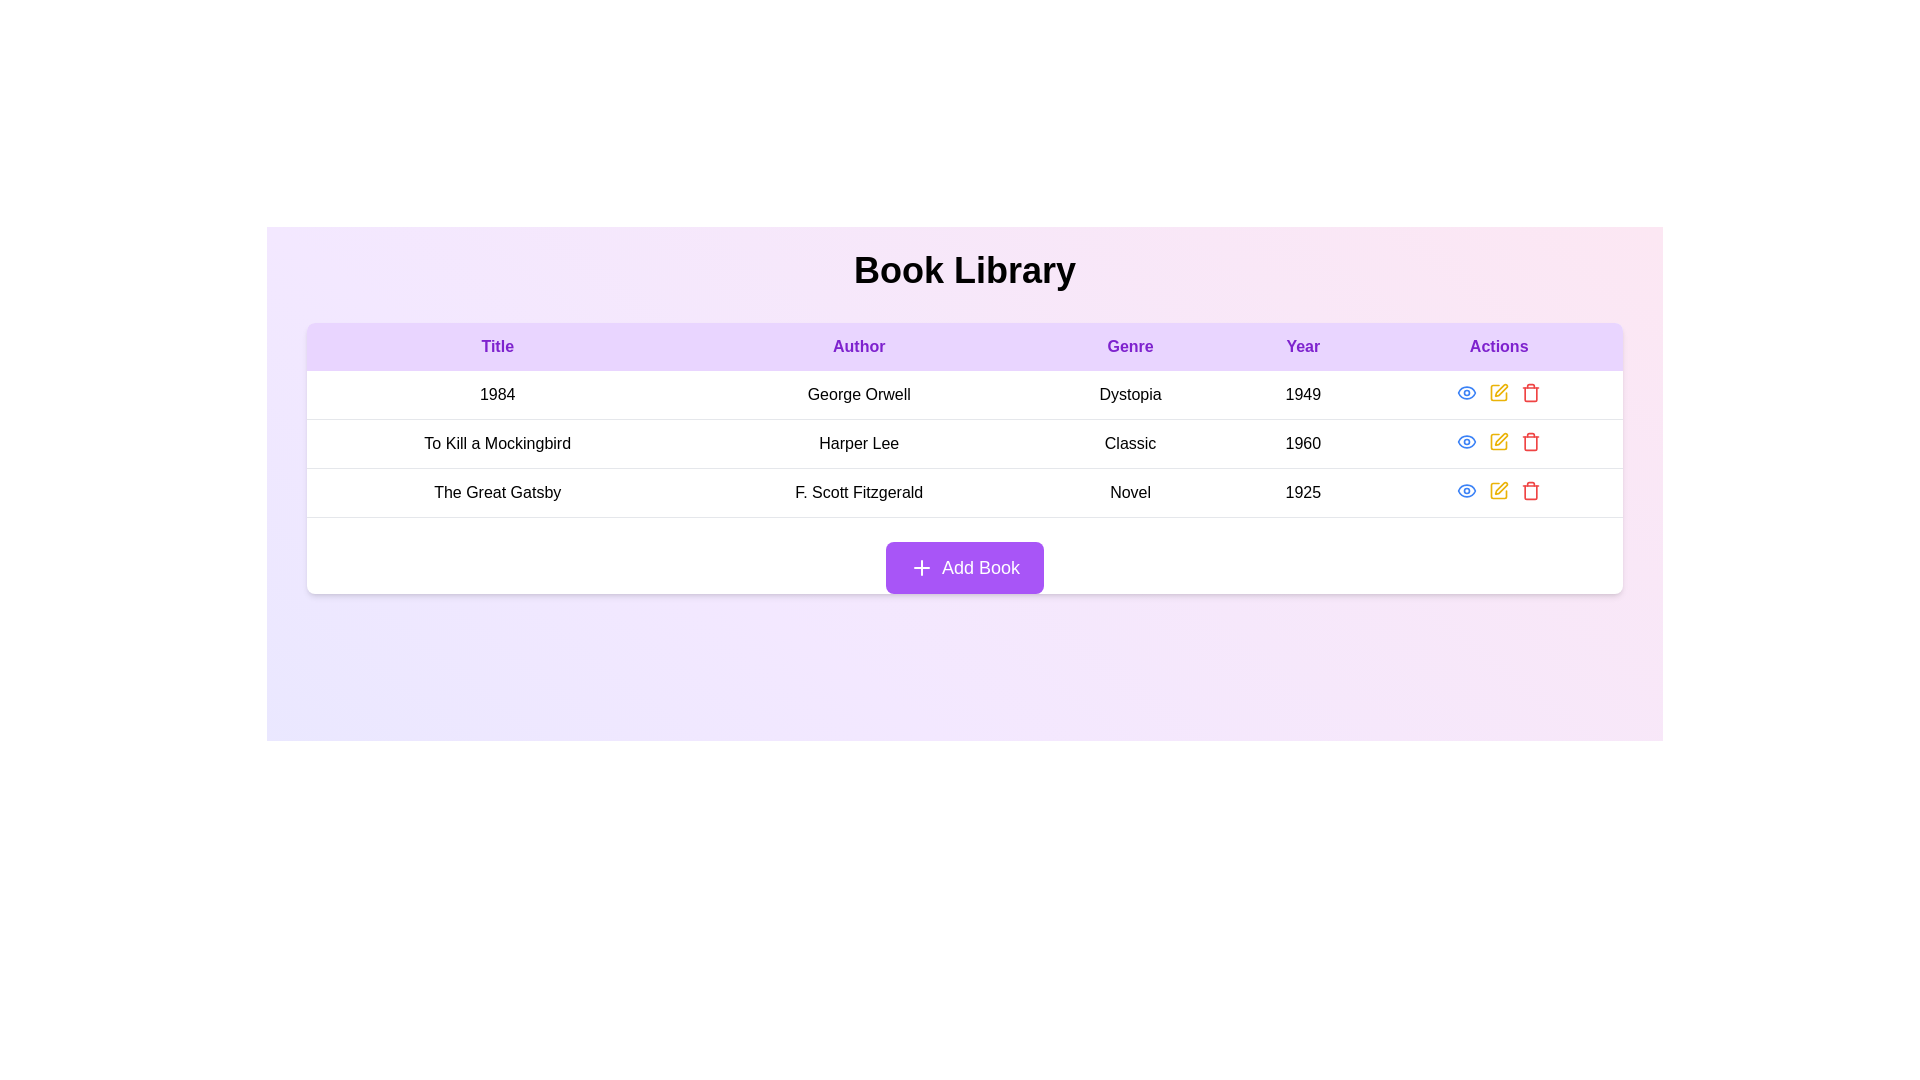 The image size is (1920, 1080). I want to click on the 'Genre' column header label in the table, which provides context for the content below it and is centrally positioned between 'Author' and 'Year', so click(1130, 346).